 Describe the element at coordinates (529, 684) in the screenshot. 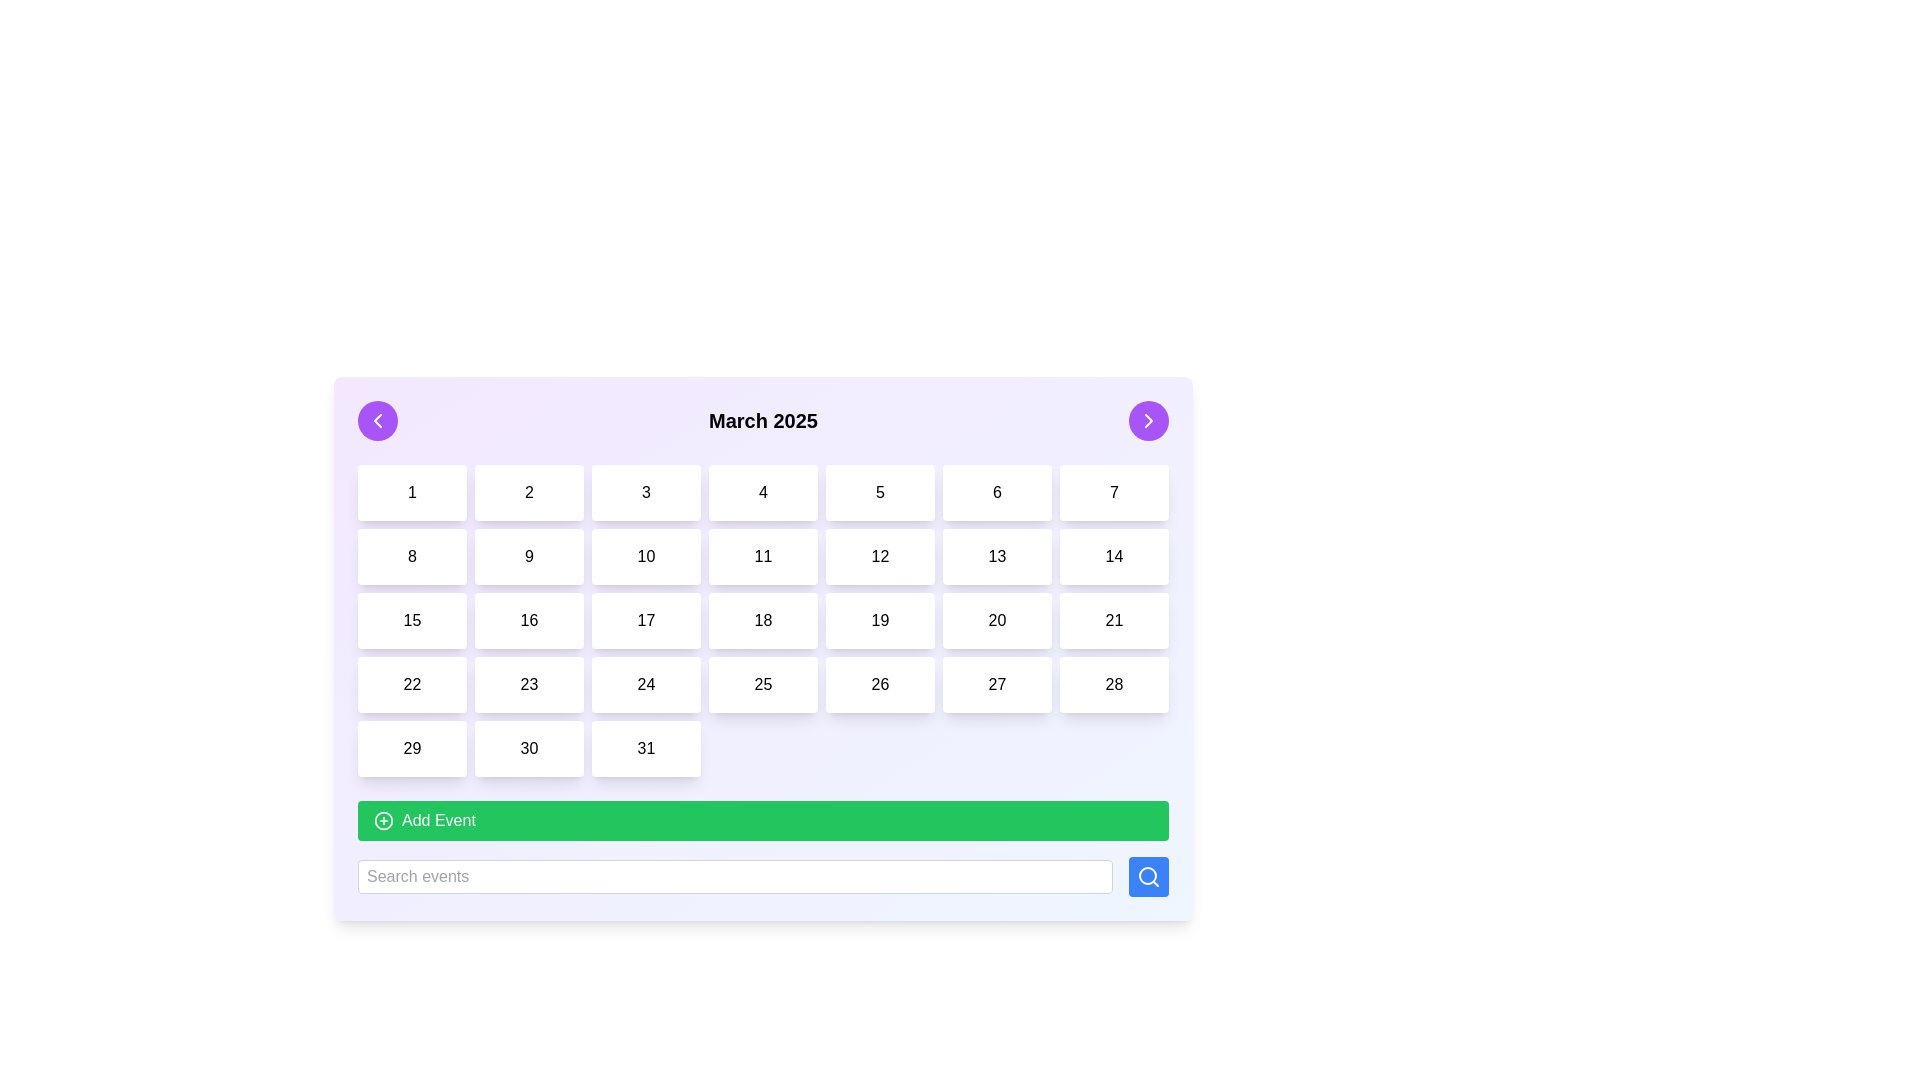

I see `the calendar cell displaying the number '23' which is part of the March 2025 grid layout` at that location.